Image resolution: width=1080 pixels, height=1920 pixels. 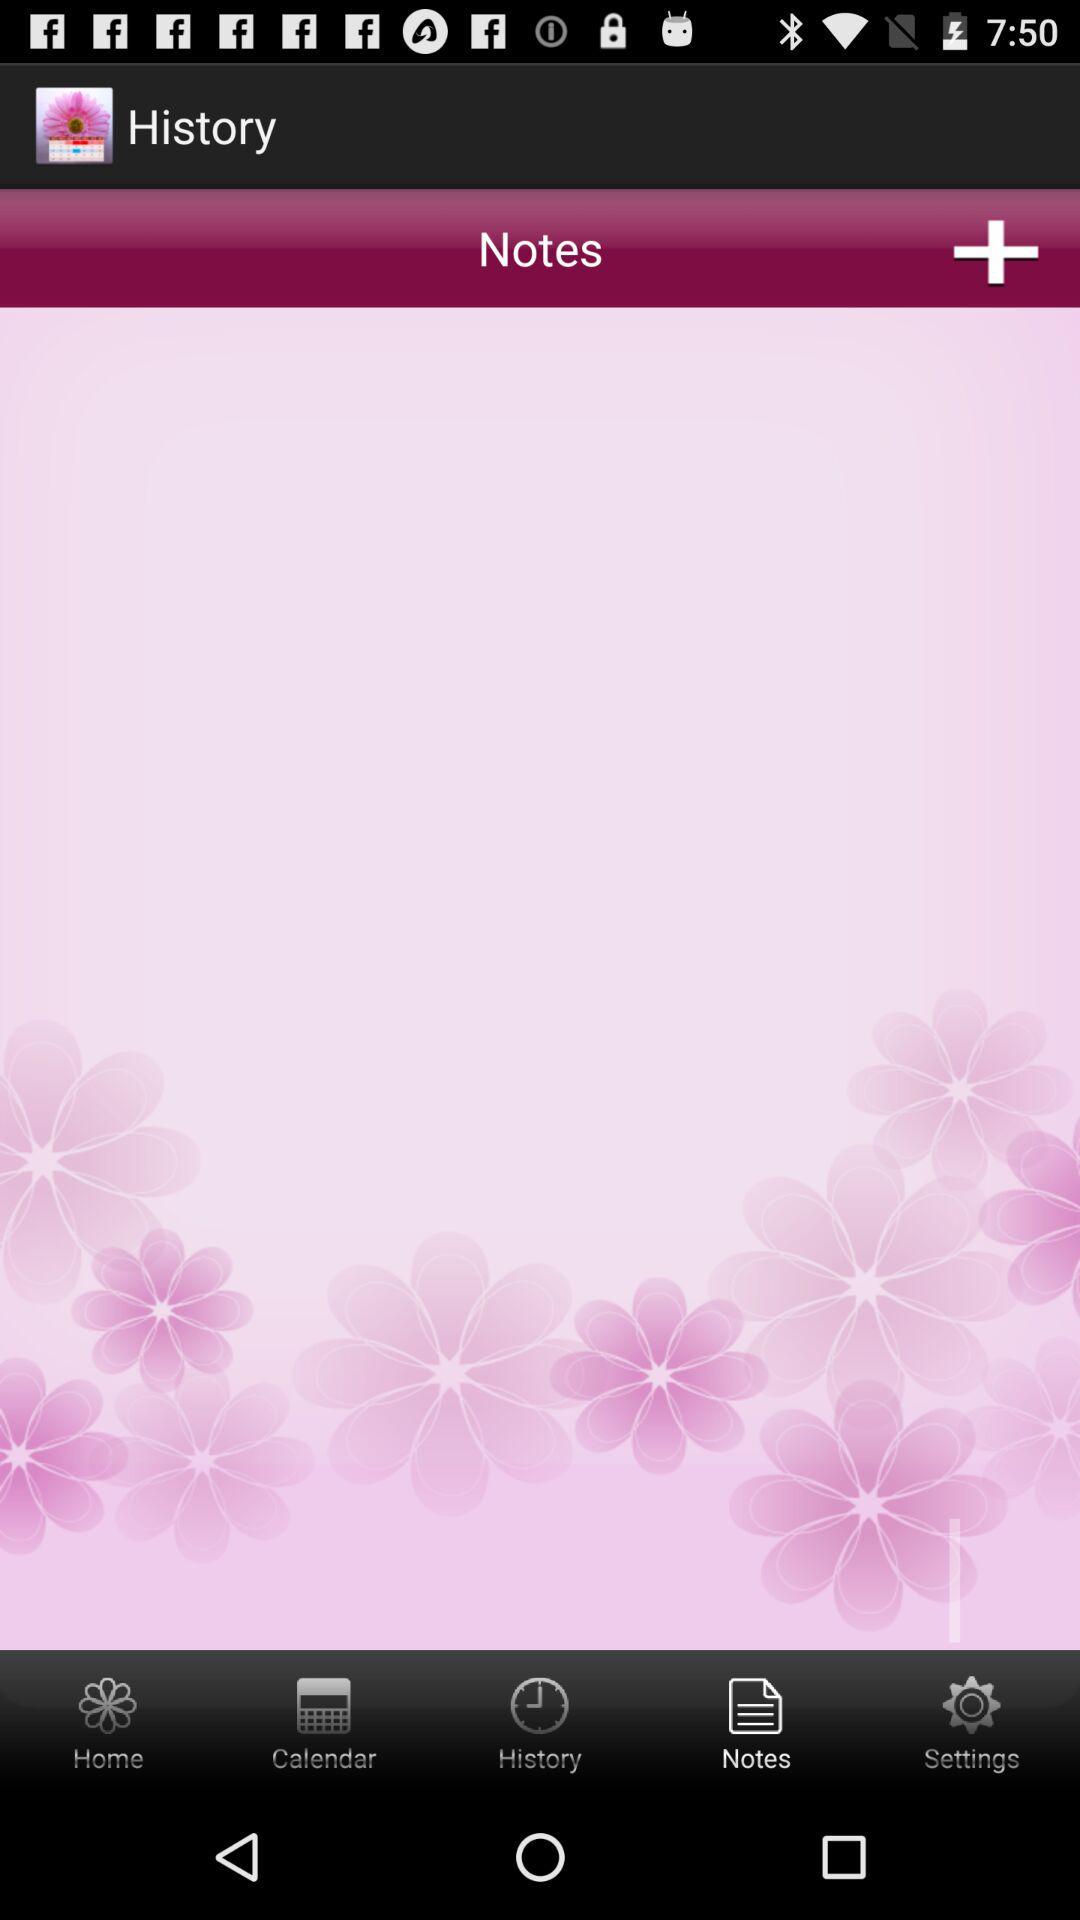 What do you see at coordinates (756, 1721) in the screenshot?
I see `notes` at bounding box center [756, 1721].